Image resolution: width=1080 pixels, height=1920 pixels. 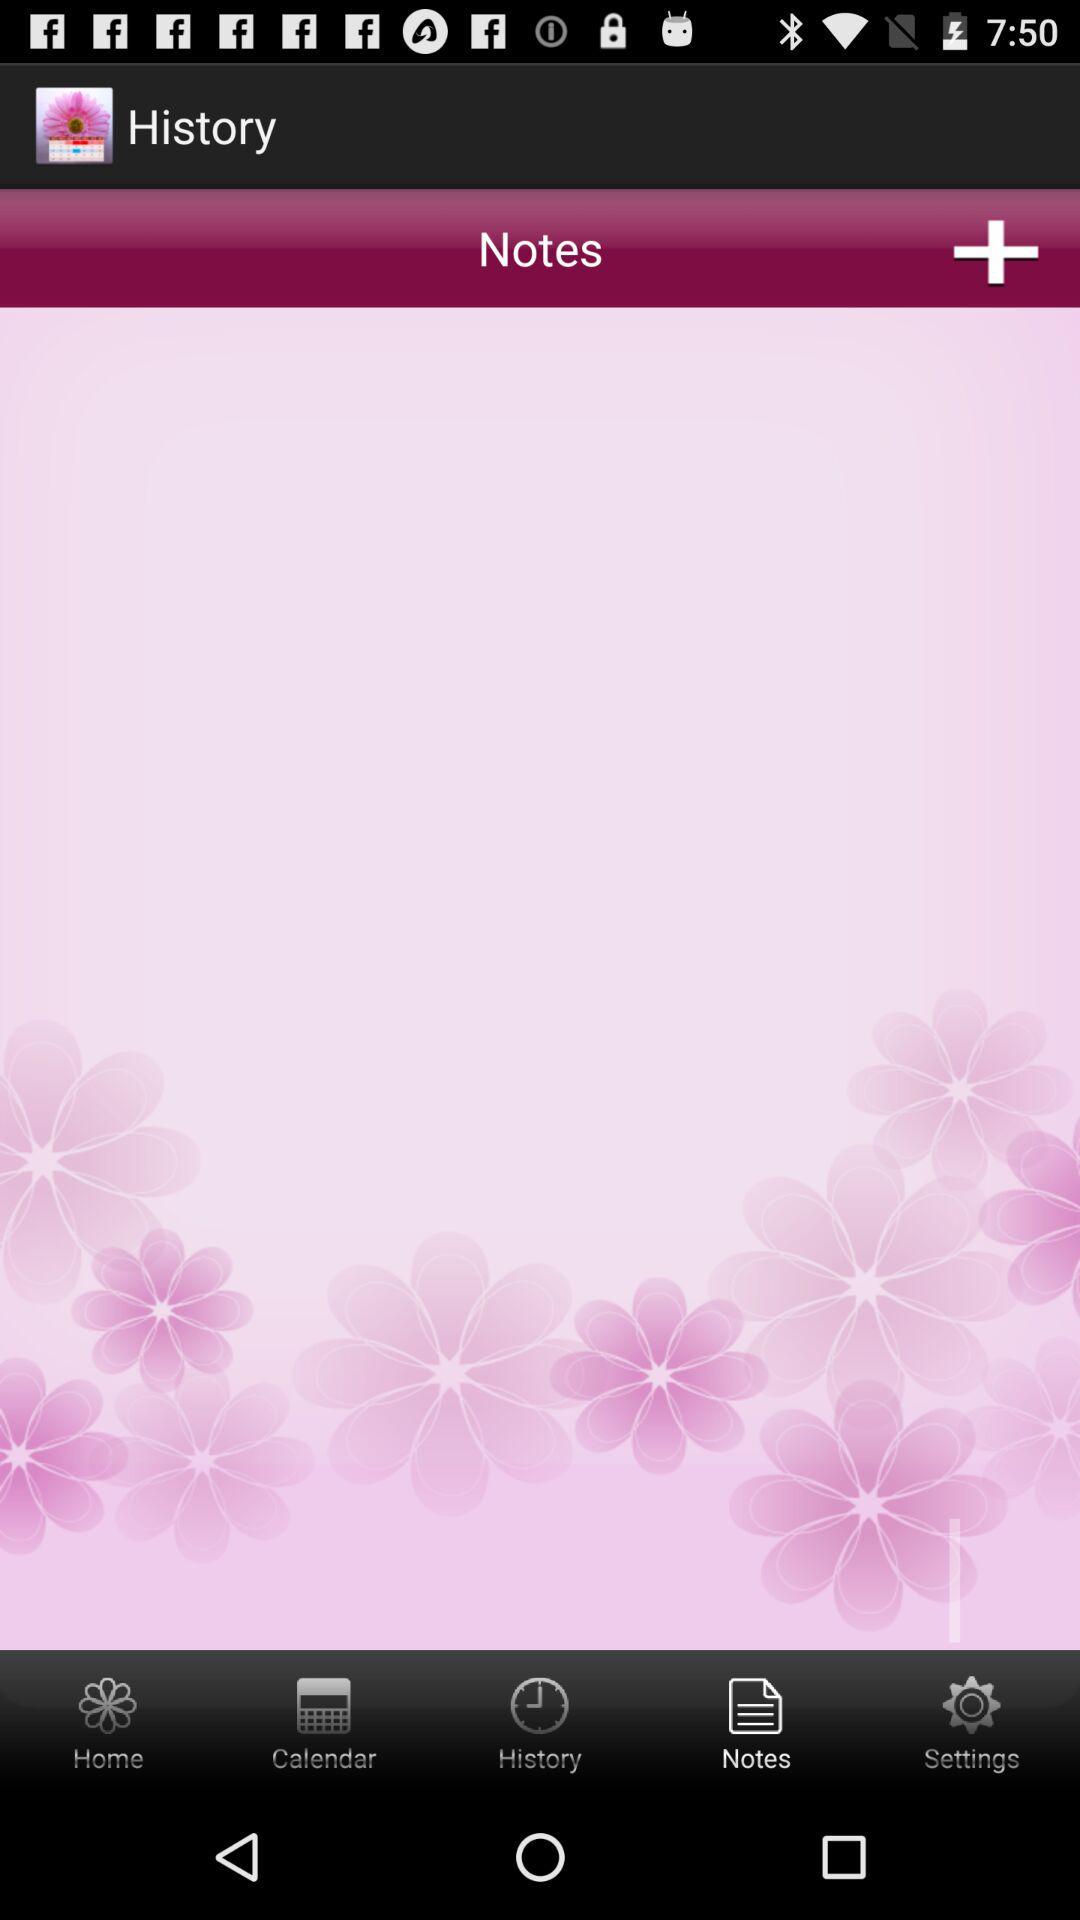 What do you see at coordinates (756, 1721) in the screenshot?
I see `notes` at bounding box center [756, 1721].